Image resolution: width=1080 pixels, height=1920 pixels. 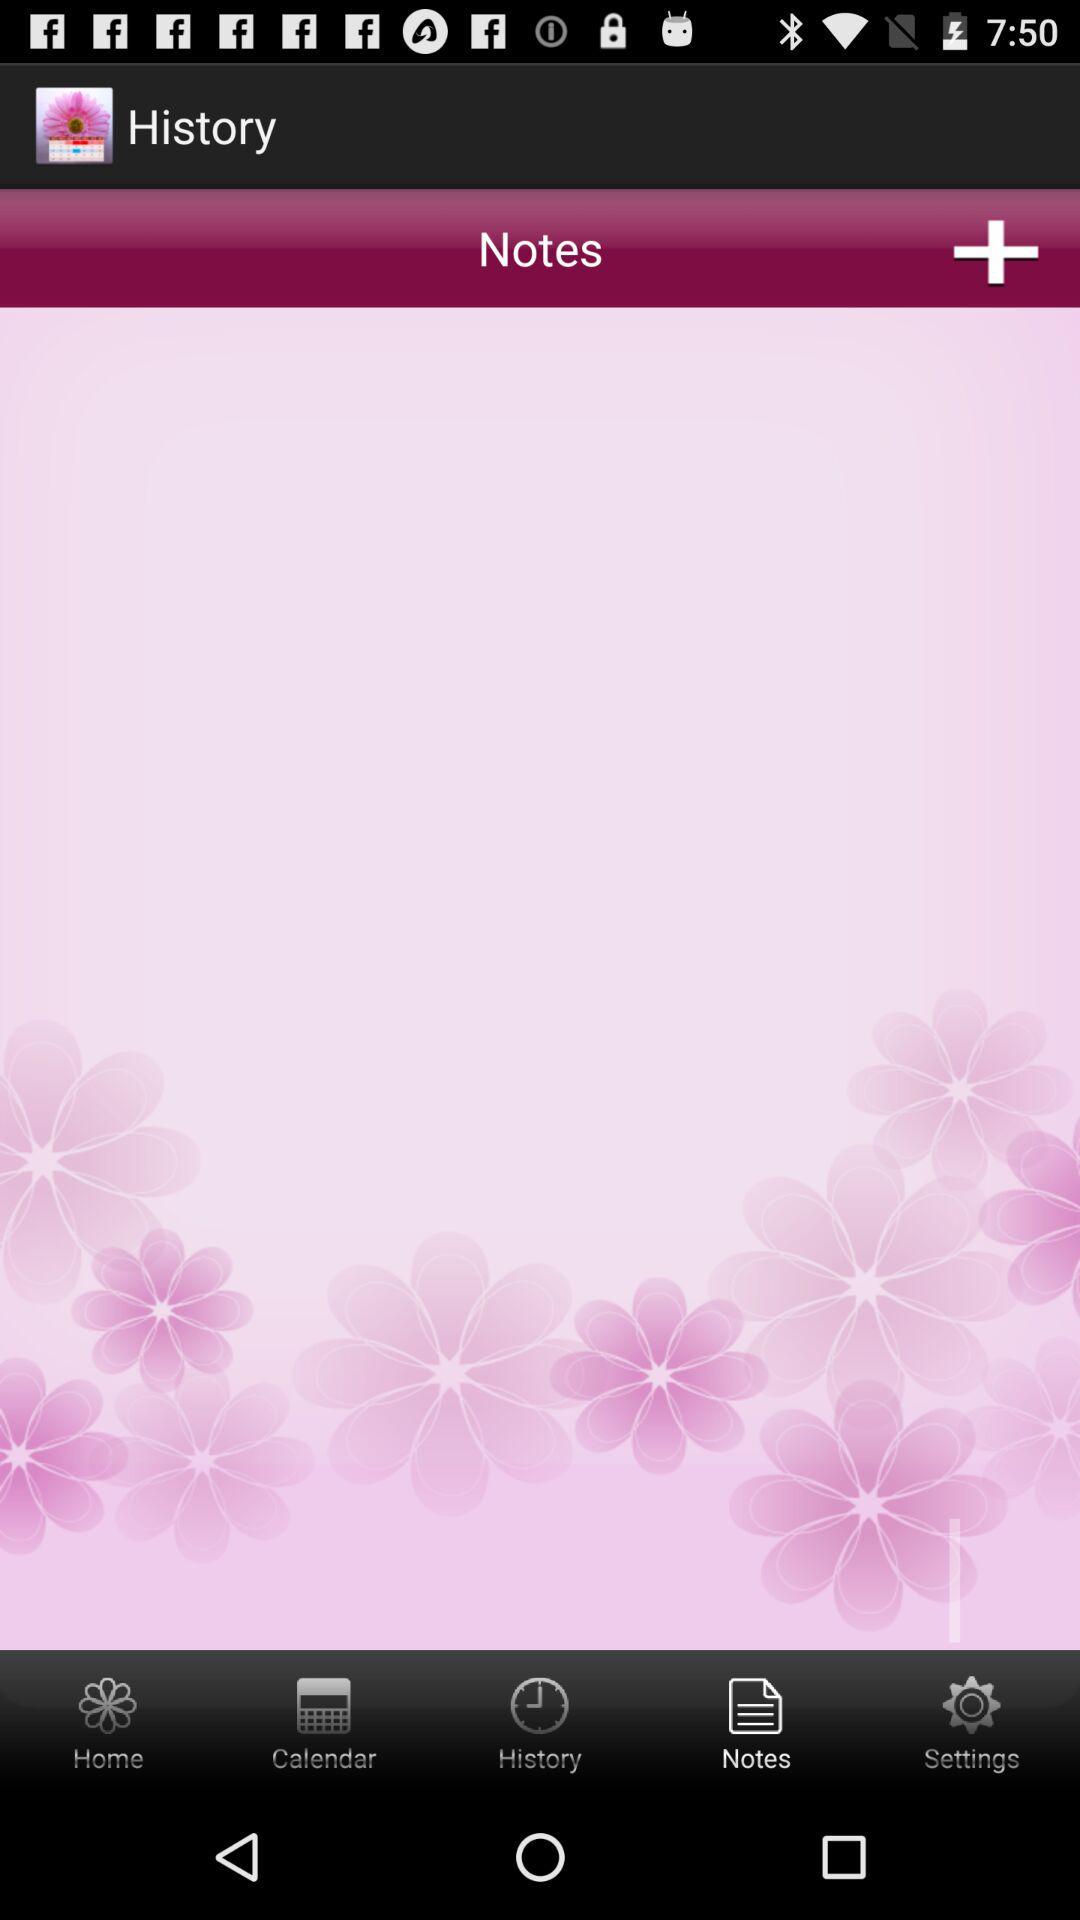 What do you see at coordinates (756, 1721) in the screenshot?
I see `notes` at bounding box center [756, 1721].